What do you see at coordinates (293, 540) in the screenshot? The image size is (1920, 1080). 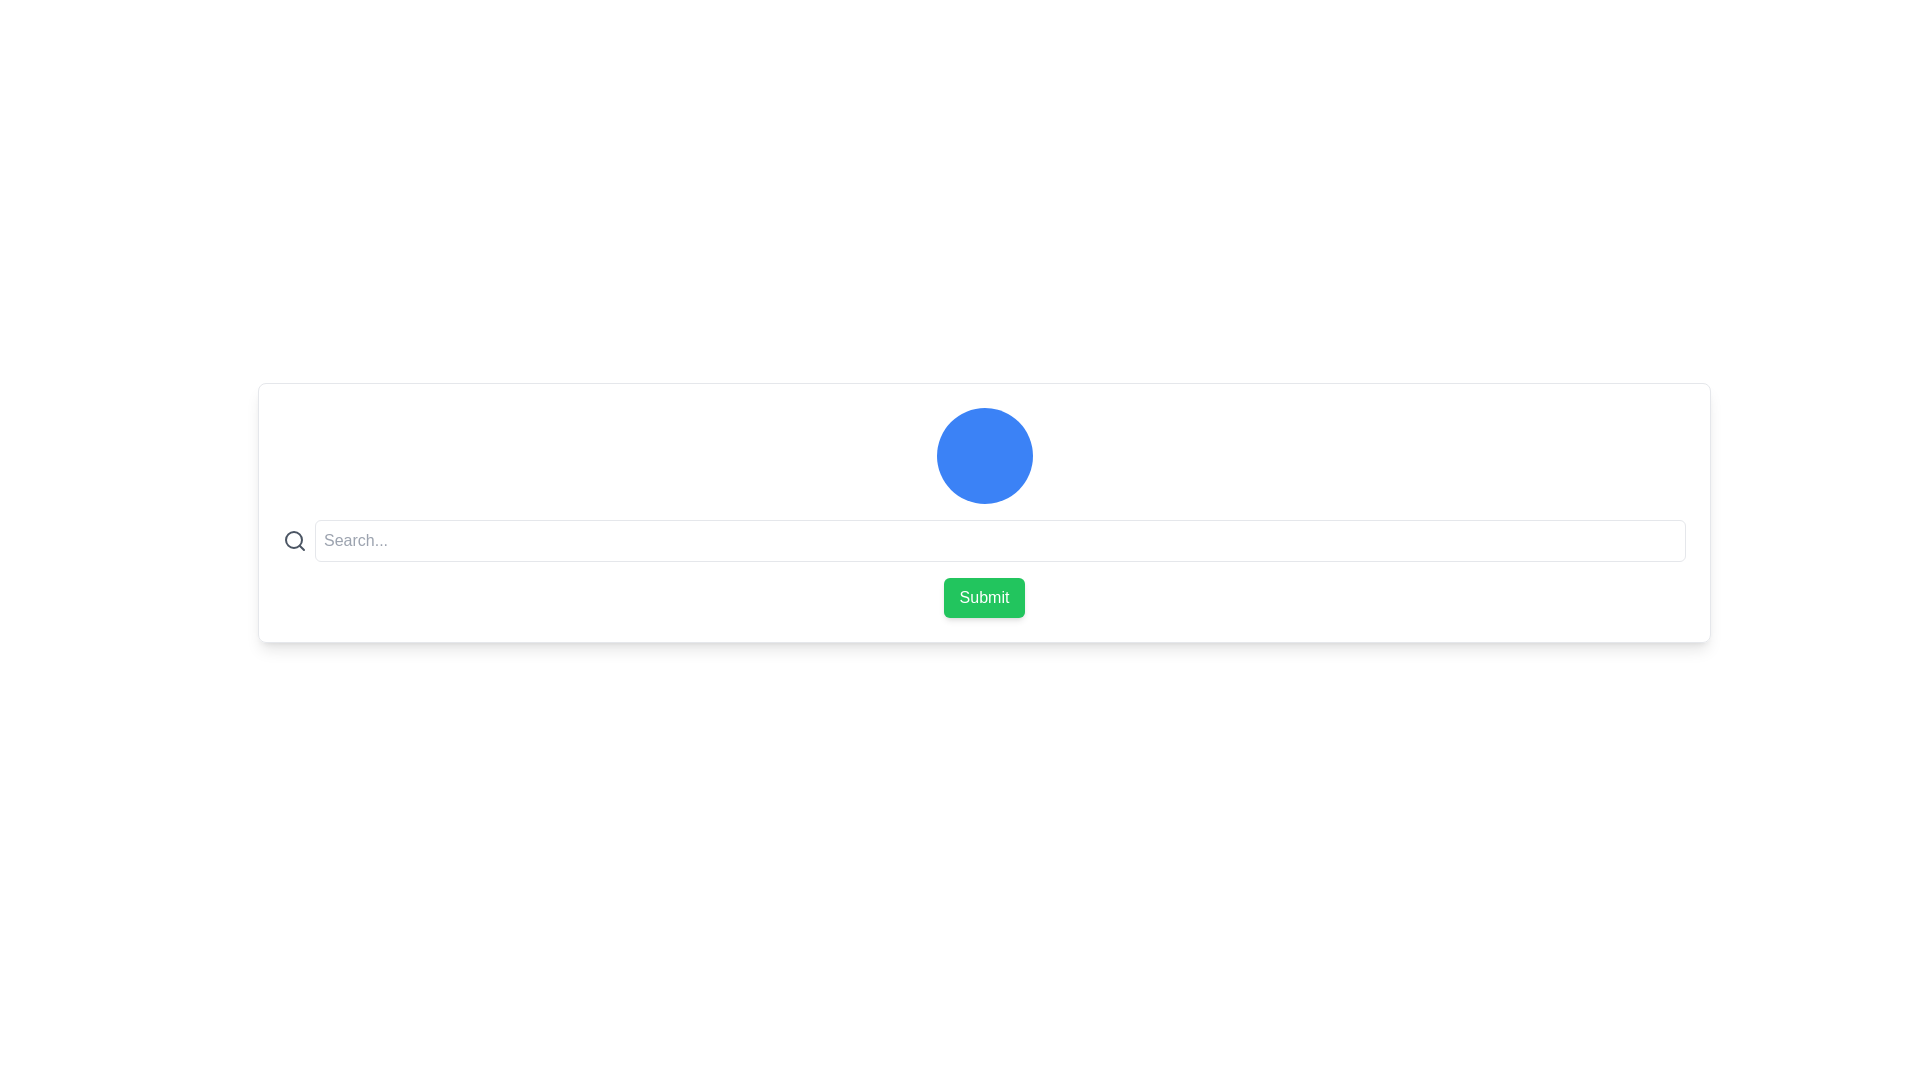 I see `the search icon located to the left of the text input field` at bounding box center [293, 540].